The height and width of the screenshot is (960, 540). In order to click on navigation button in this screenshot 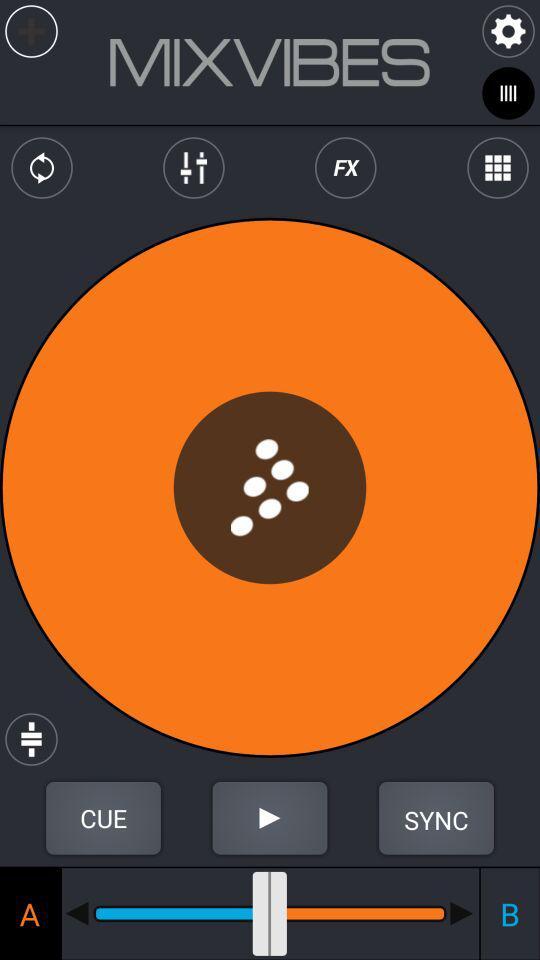, I will do `click(462, 913)`.